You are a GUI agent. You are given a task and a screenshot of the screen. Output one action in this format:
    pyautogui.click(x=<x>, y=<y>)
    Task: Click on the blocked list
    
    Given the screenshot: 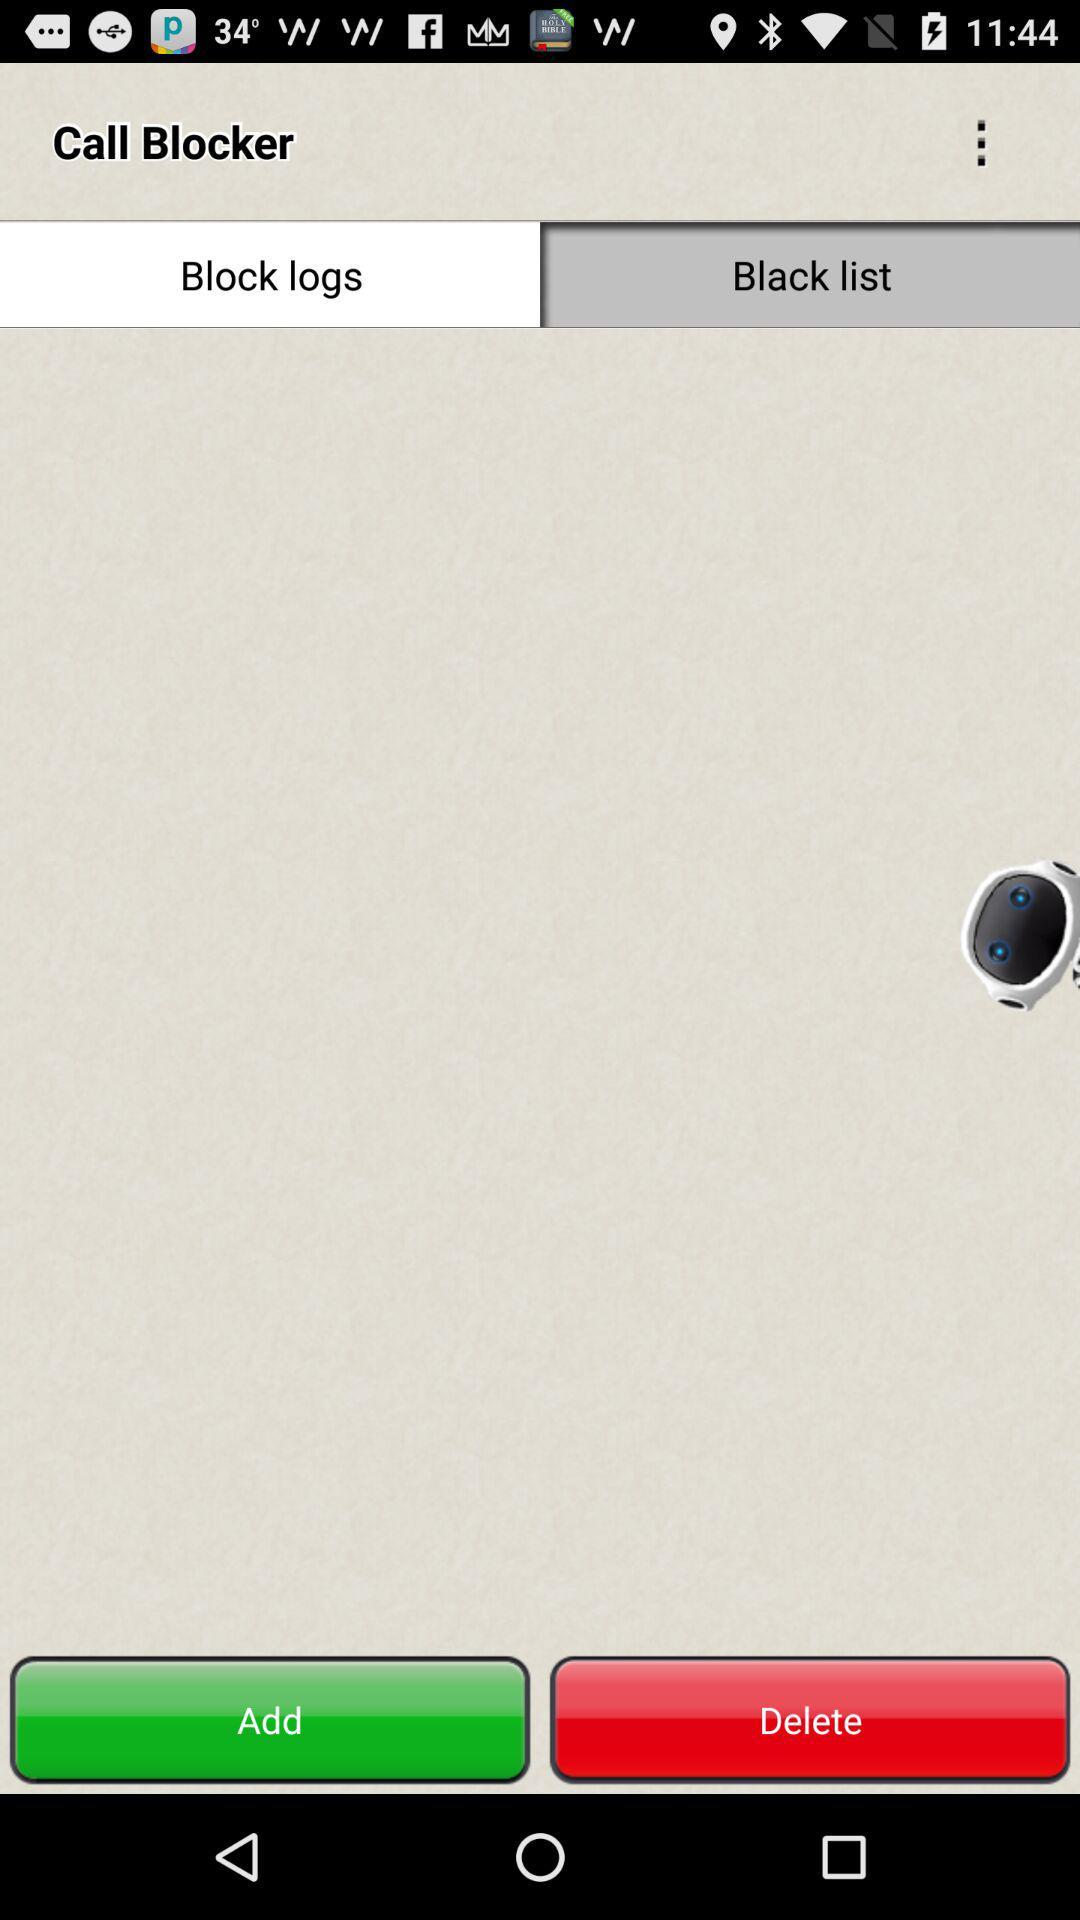 What is the action you would take?
    pyautogui.click(x=540, y=987)
    